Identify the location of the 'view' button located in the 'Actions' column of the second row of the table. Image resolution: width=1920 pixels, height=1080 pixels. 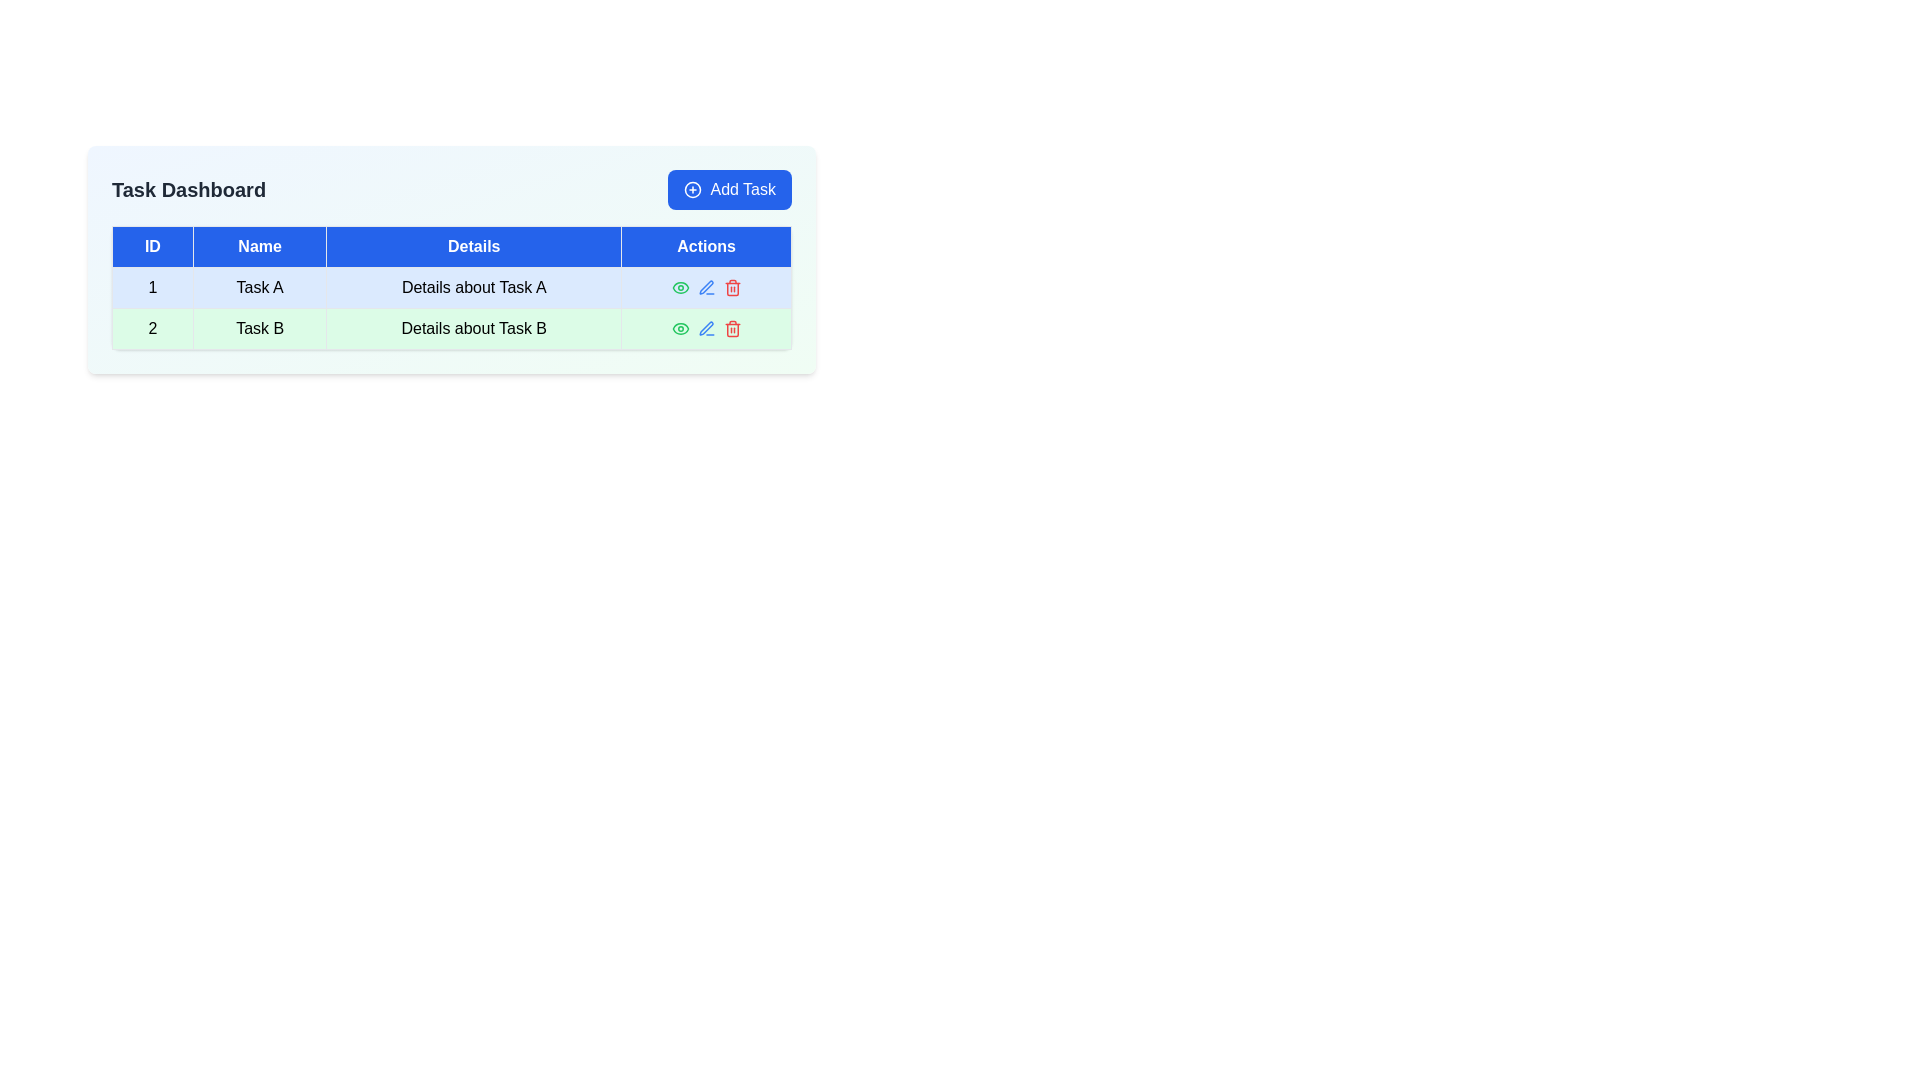
(680, 327).